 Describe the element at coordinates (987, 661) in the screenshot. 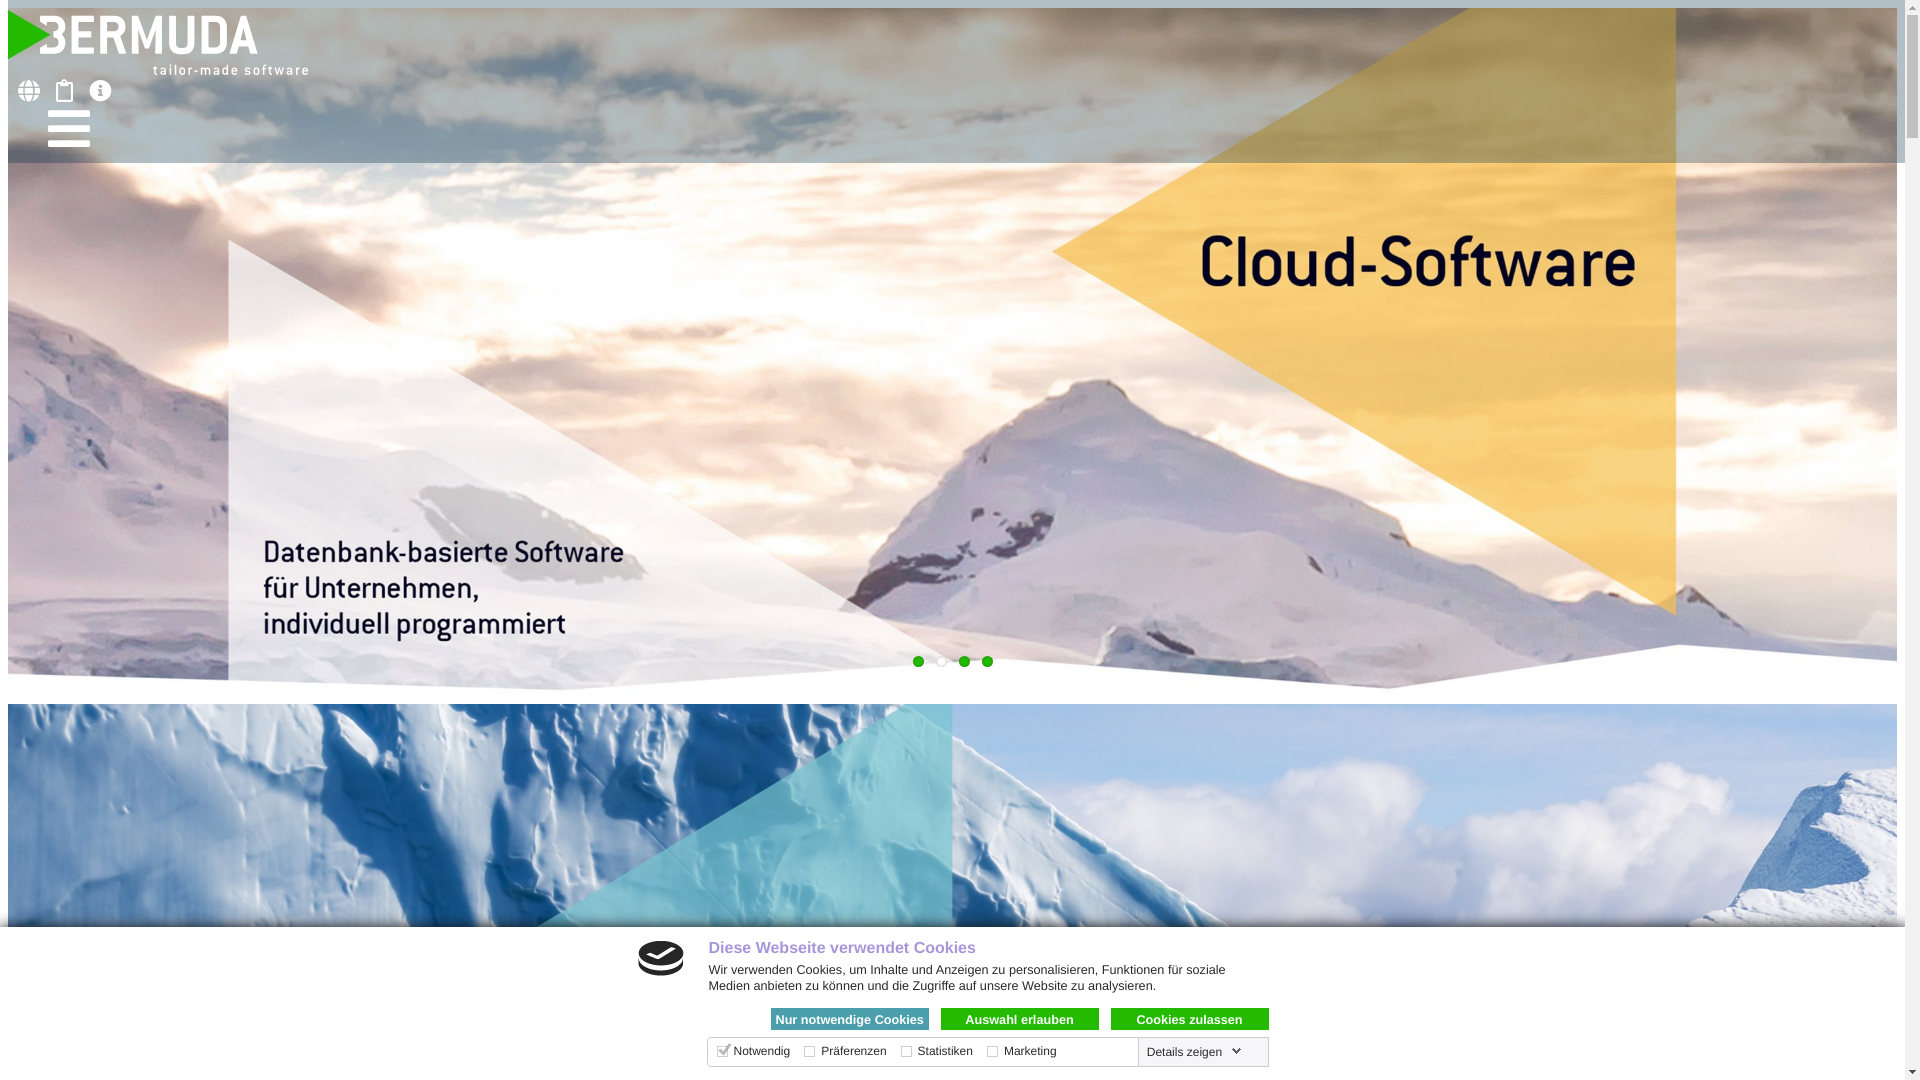

I see `'4'` at that location.